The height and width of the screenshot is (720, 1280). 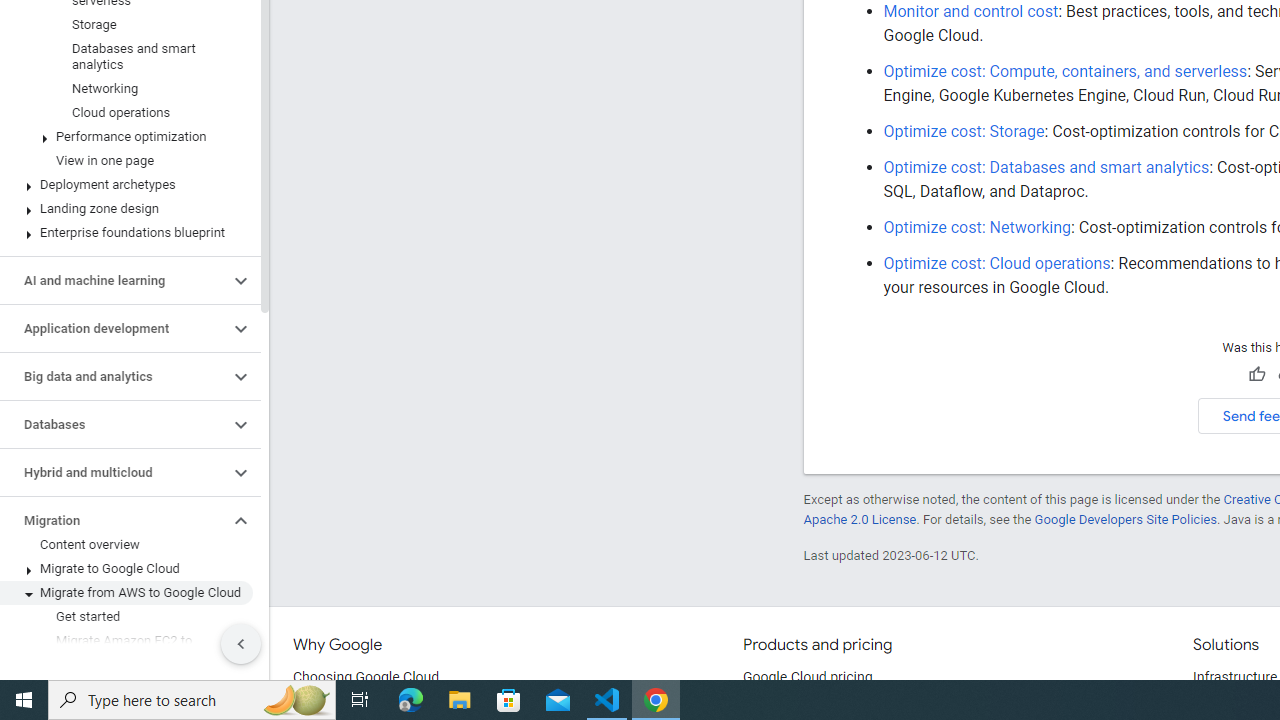 What do you see at coordinates (977, 226) in the screenshot?
I see `'Optimize cost: Networking'` at bounding box center [977, 226].